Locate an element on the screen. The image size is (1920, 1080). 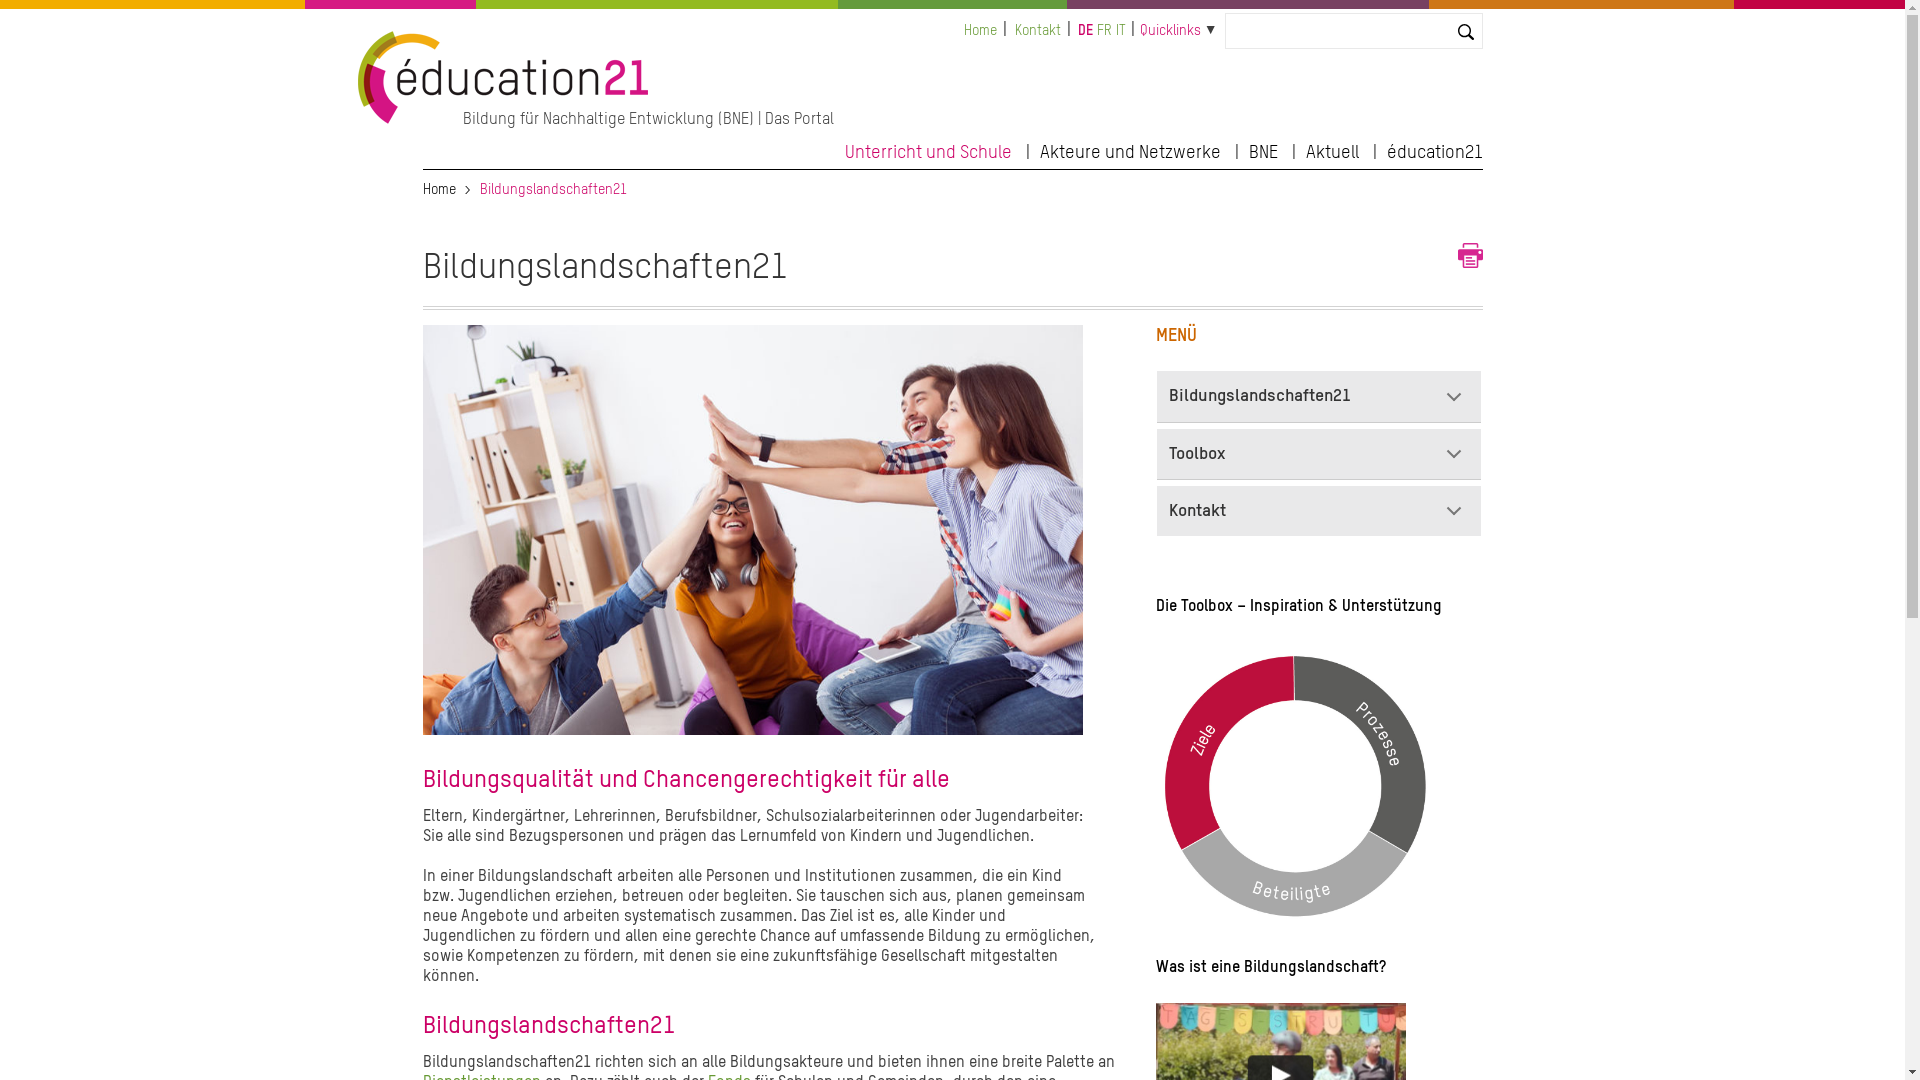
'Kontakt' is located at coordinates (1037, 30).